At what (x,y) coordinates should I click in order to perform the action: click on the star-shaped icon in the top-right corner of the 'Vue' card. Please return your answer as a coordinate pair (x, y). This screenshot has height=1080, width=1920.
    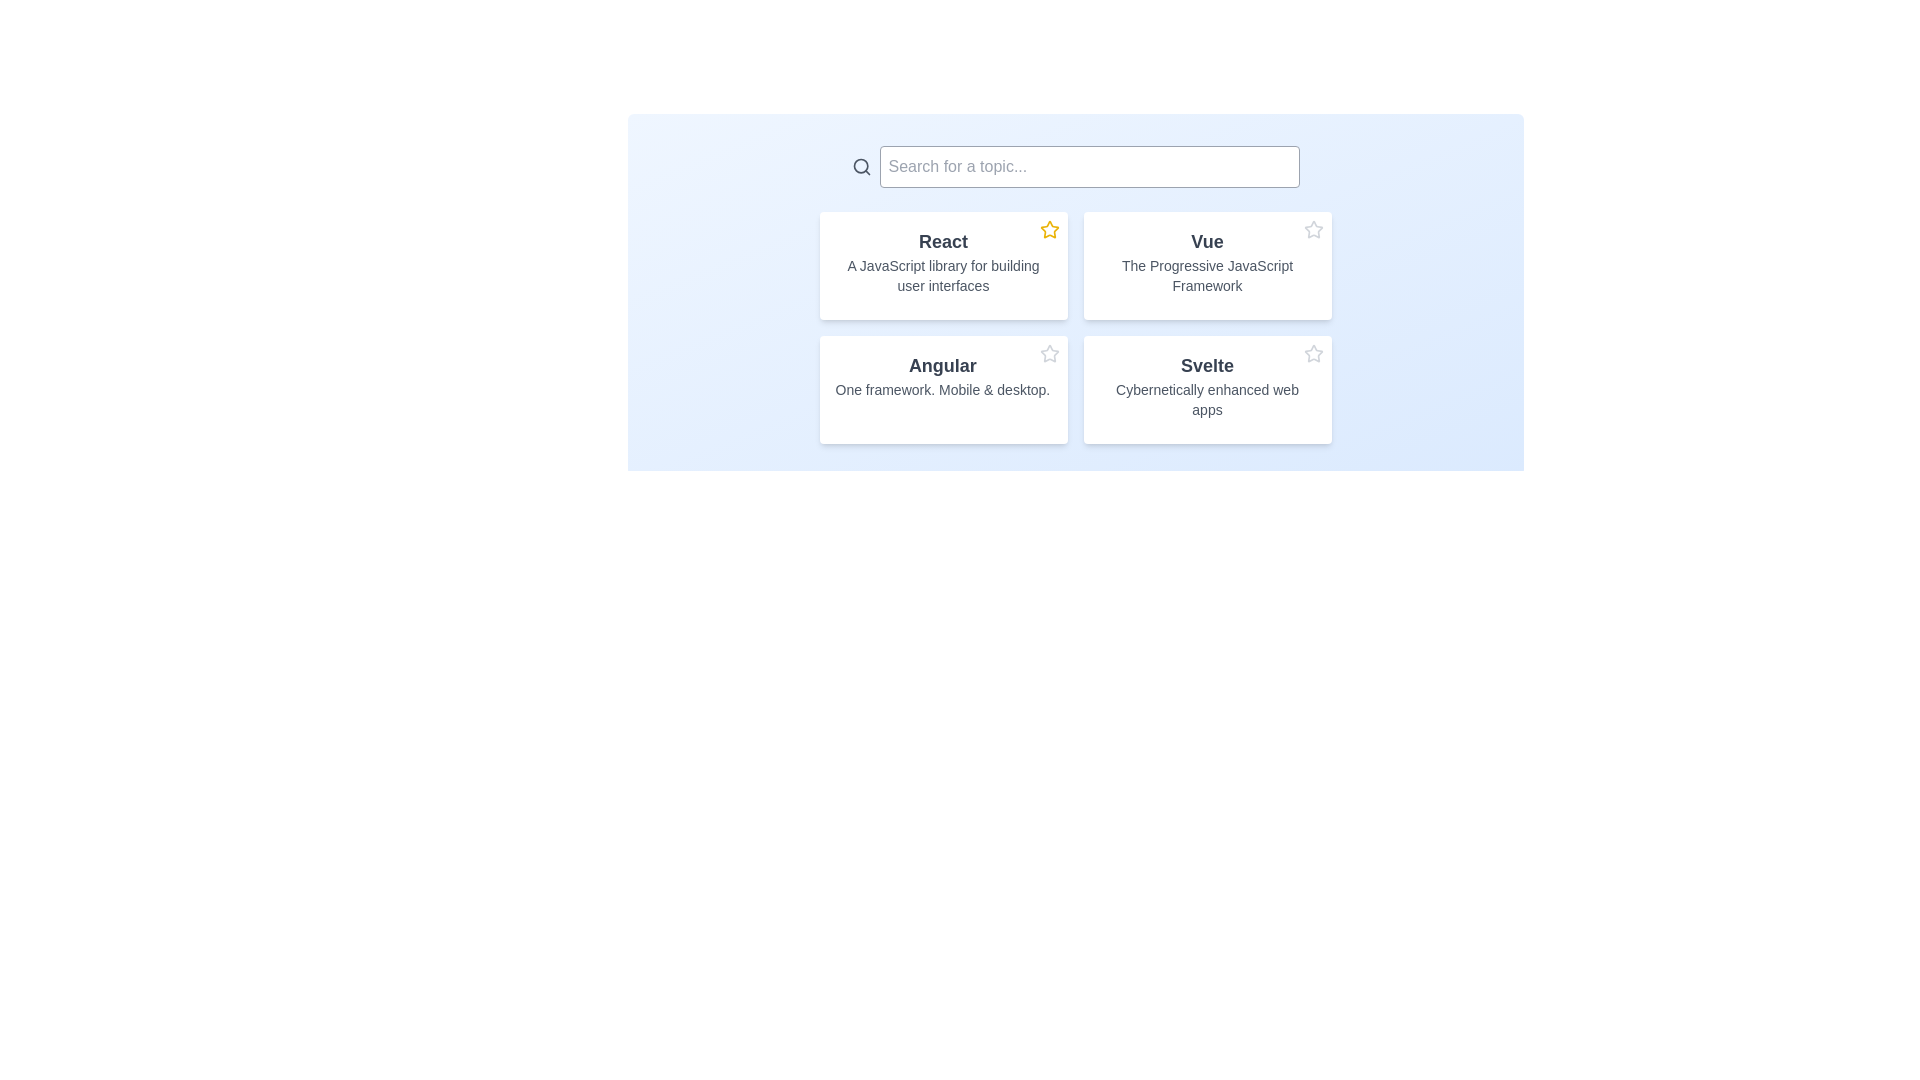
    Looking at the image, I should click on (1313, 228).